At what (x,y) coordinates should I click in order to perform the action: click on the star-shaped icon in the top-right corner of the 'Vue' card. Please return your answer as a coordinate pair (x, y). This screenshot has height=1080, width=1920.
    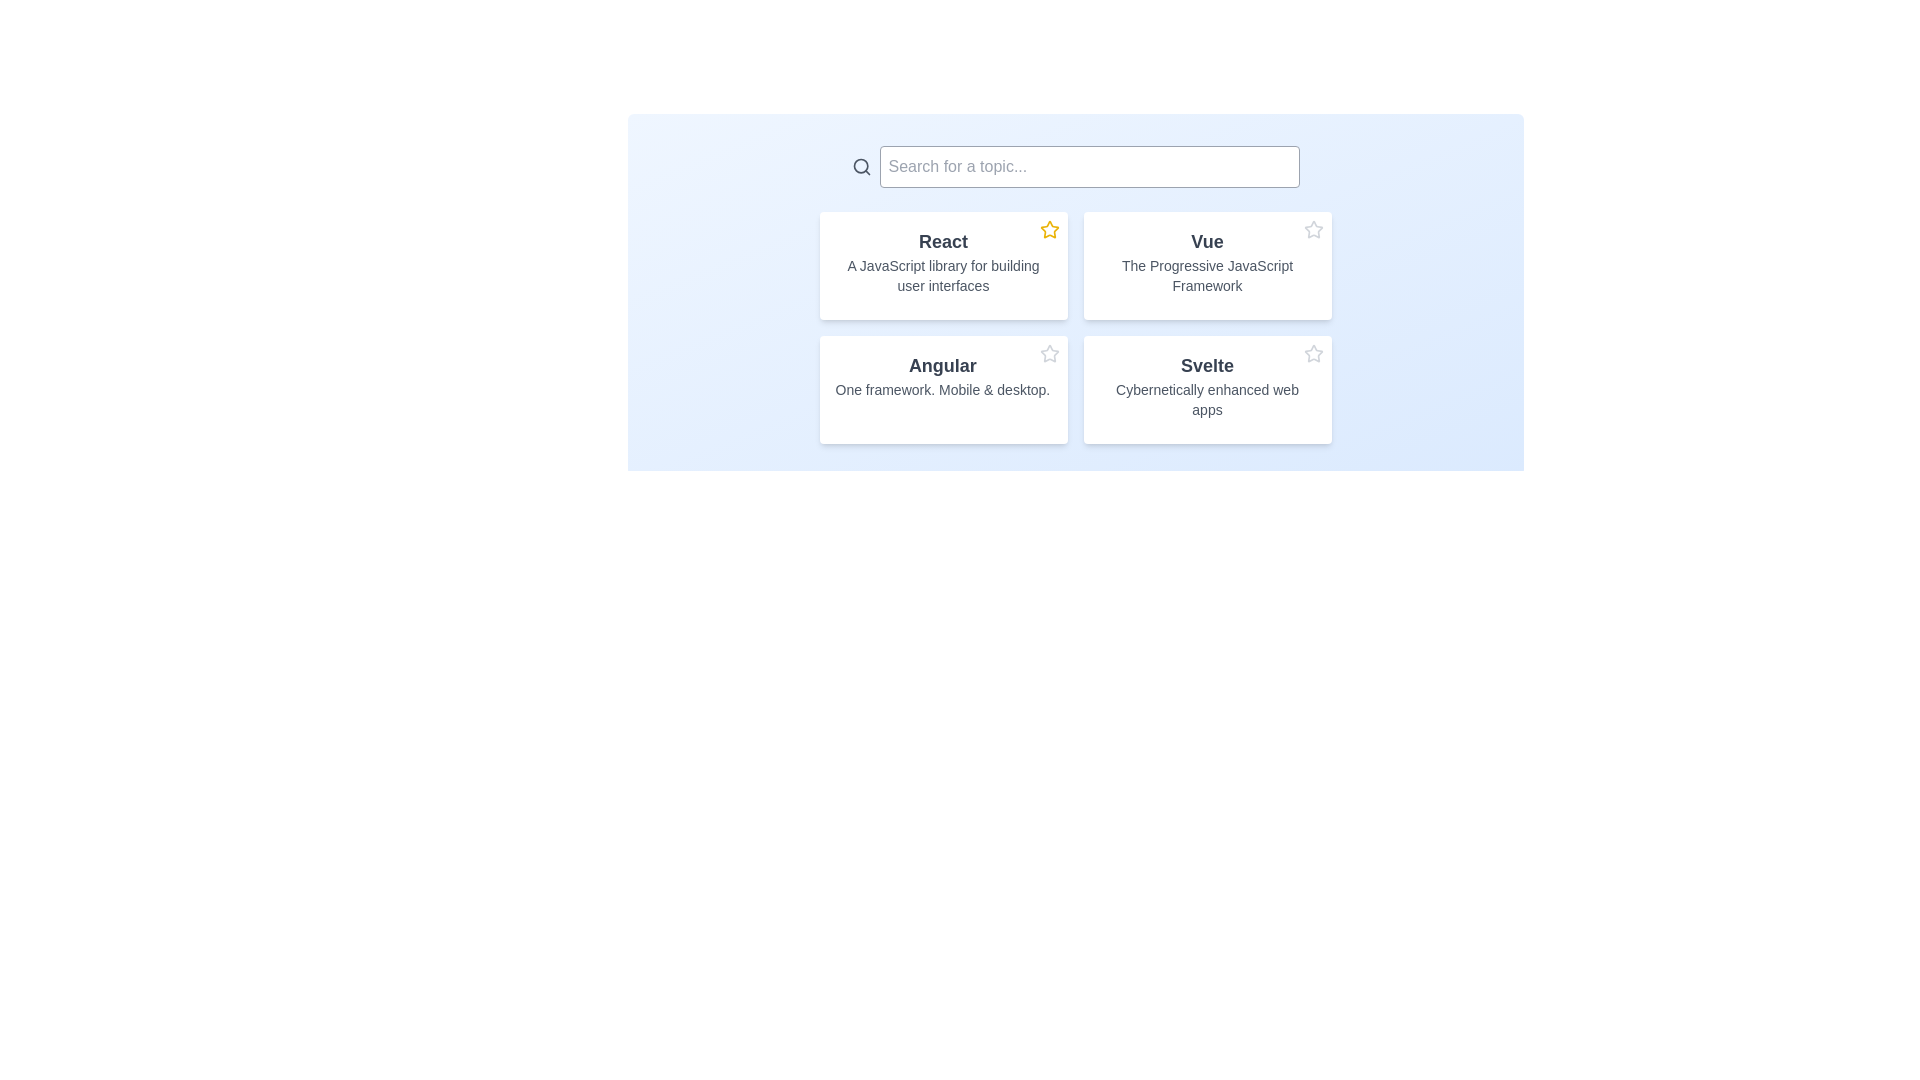
    Looking at the image, I should click on (1313, 228).